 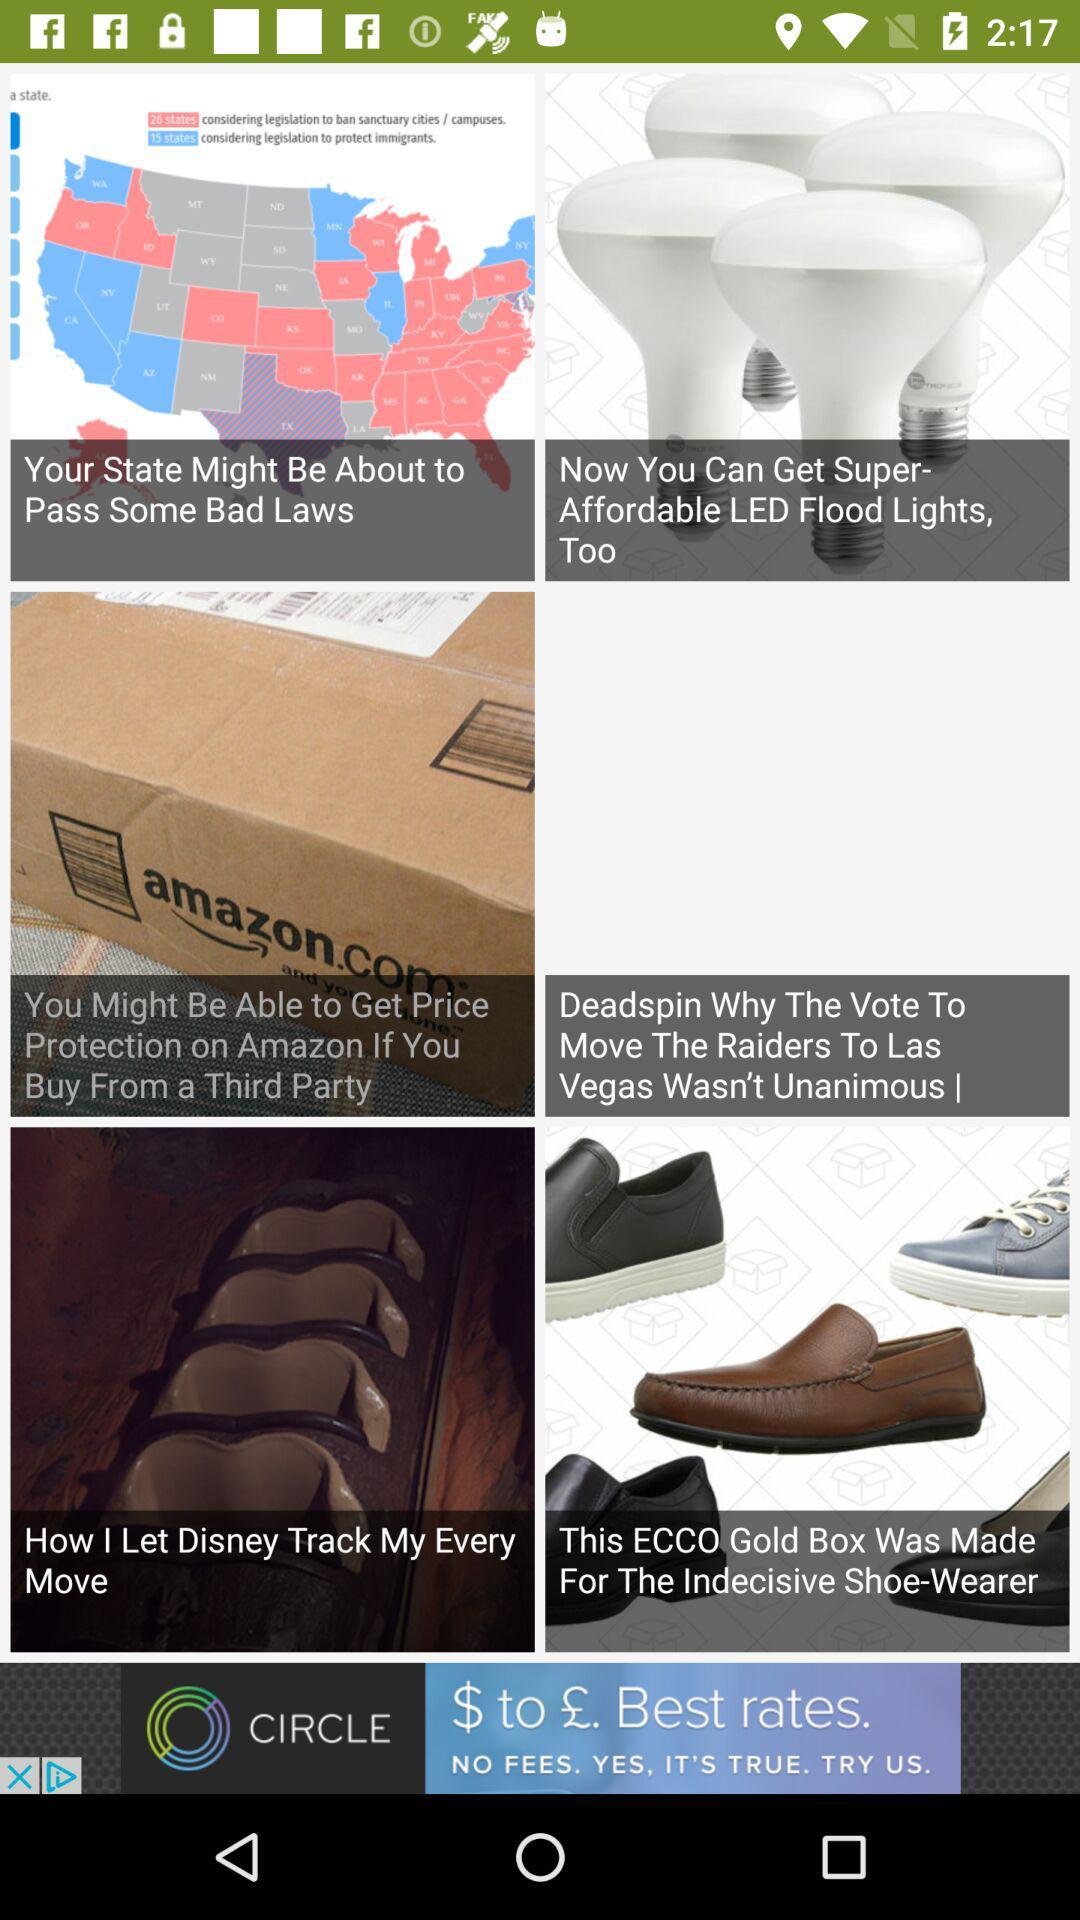 I want to click on the second image which has bulbs, so click(x=806, y=321).